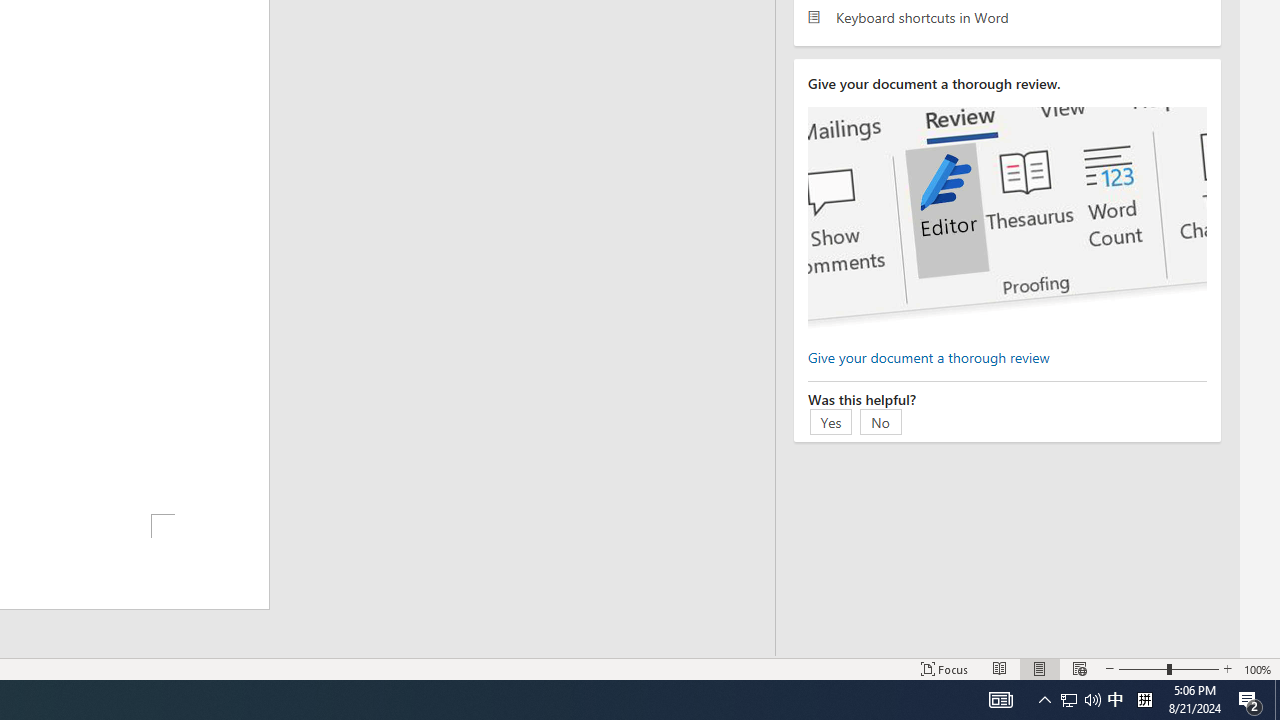 The image size is (1280, 720). Describe the element at coordinates (1007, 17) in the screenshot. I see `'Keyboard shortcuts in Word'` at that location.